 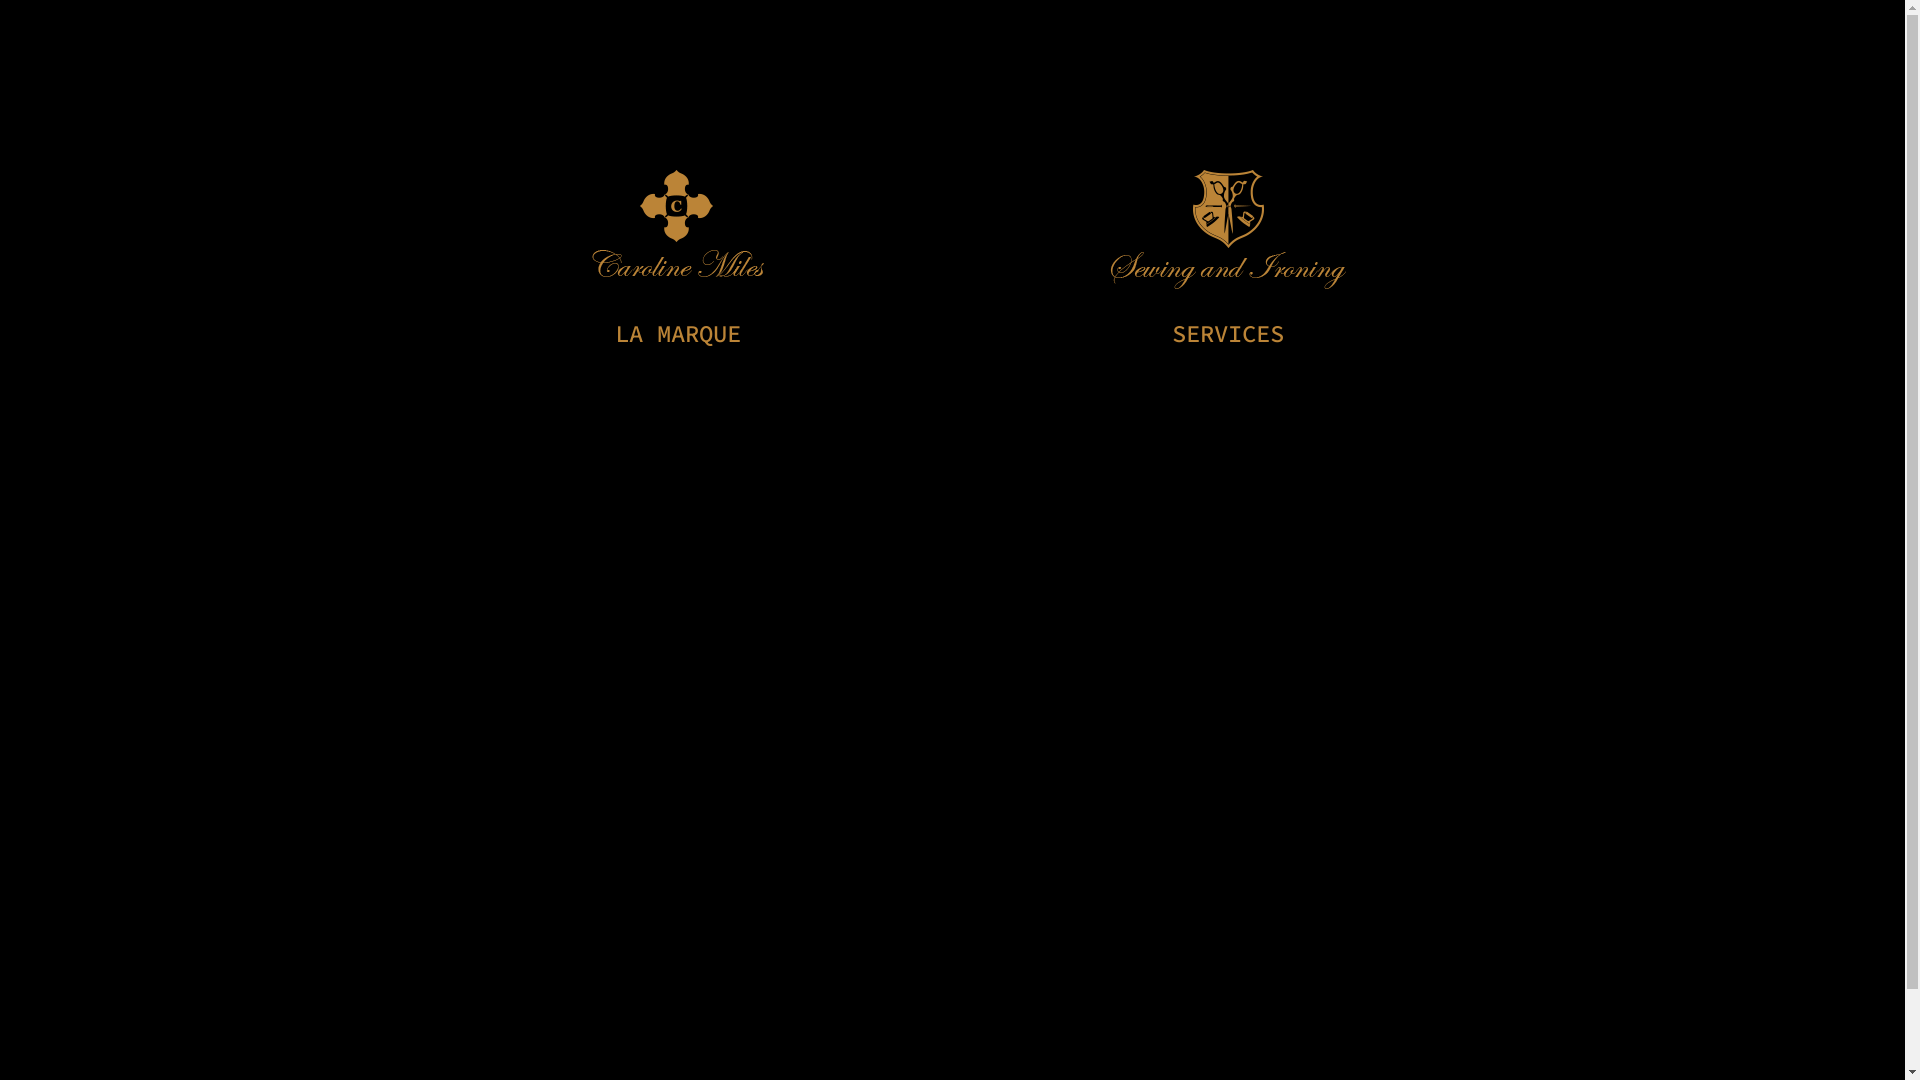 I want to click on 'SERVICES', so click(x=1227, y=332).